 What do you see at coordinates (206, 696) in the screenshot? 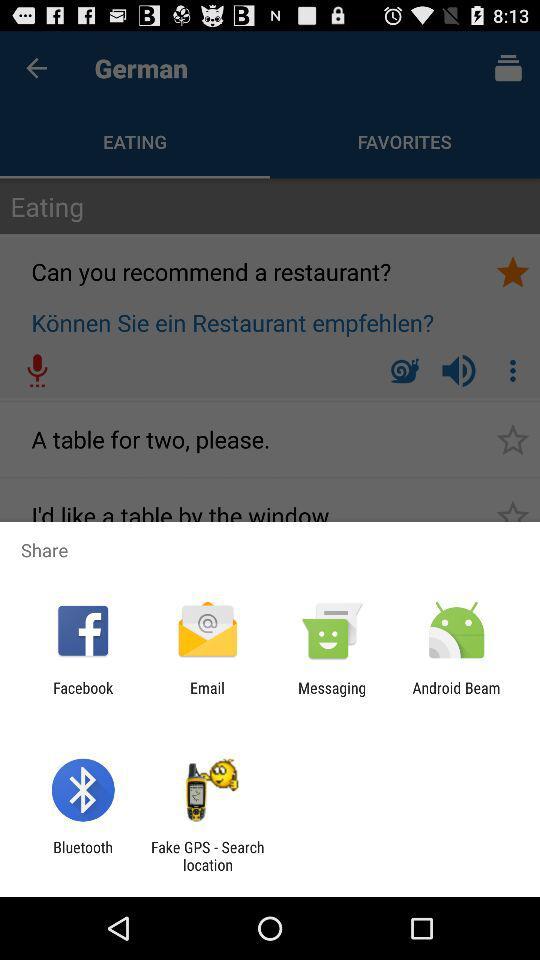
I see `email item` at bounding box center [206, 696].